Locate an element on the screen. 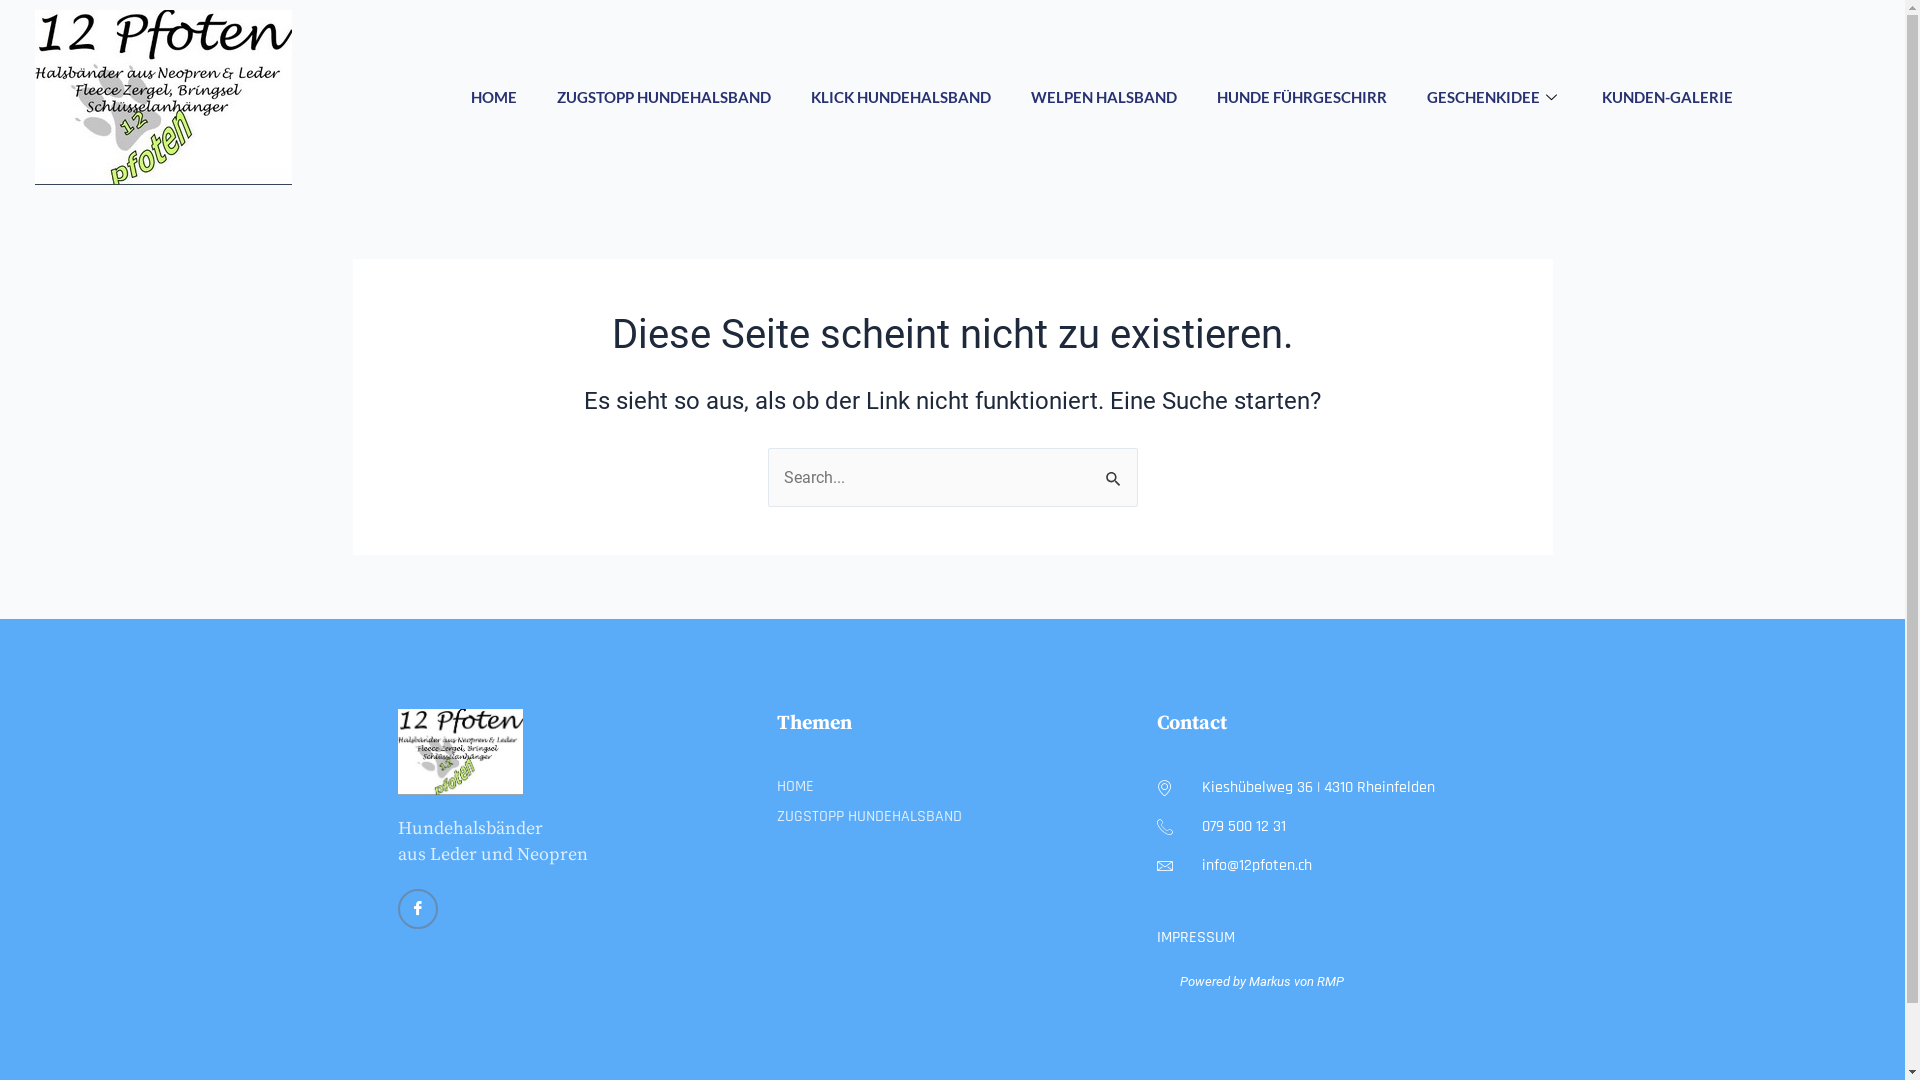 The image size is (1920, 1080). 'HOME' is located at coordinates (494, 97).